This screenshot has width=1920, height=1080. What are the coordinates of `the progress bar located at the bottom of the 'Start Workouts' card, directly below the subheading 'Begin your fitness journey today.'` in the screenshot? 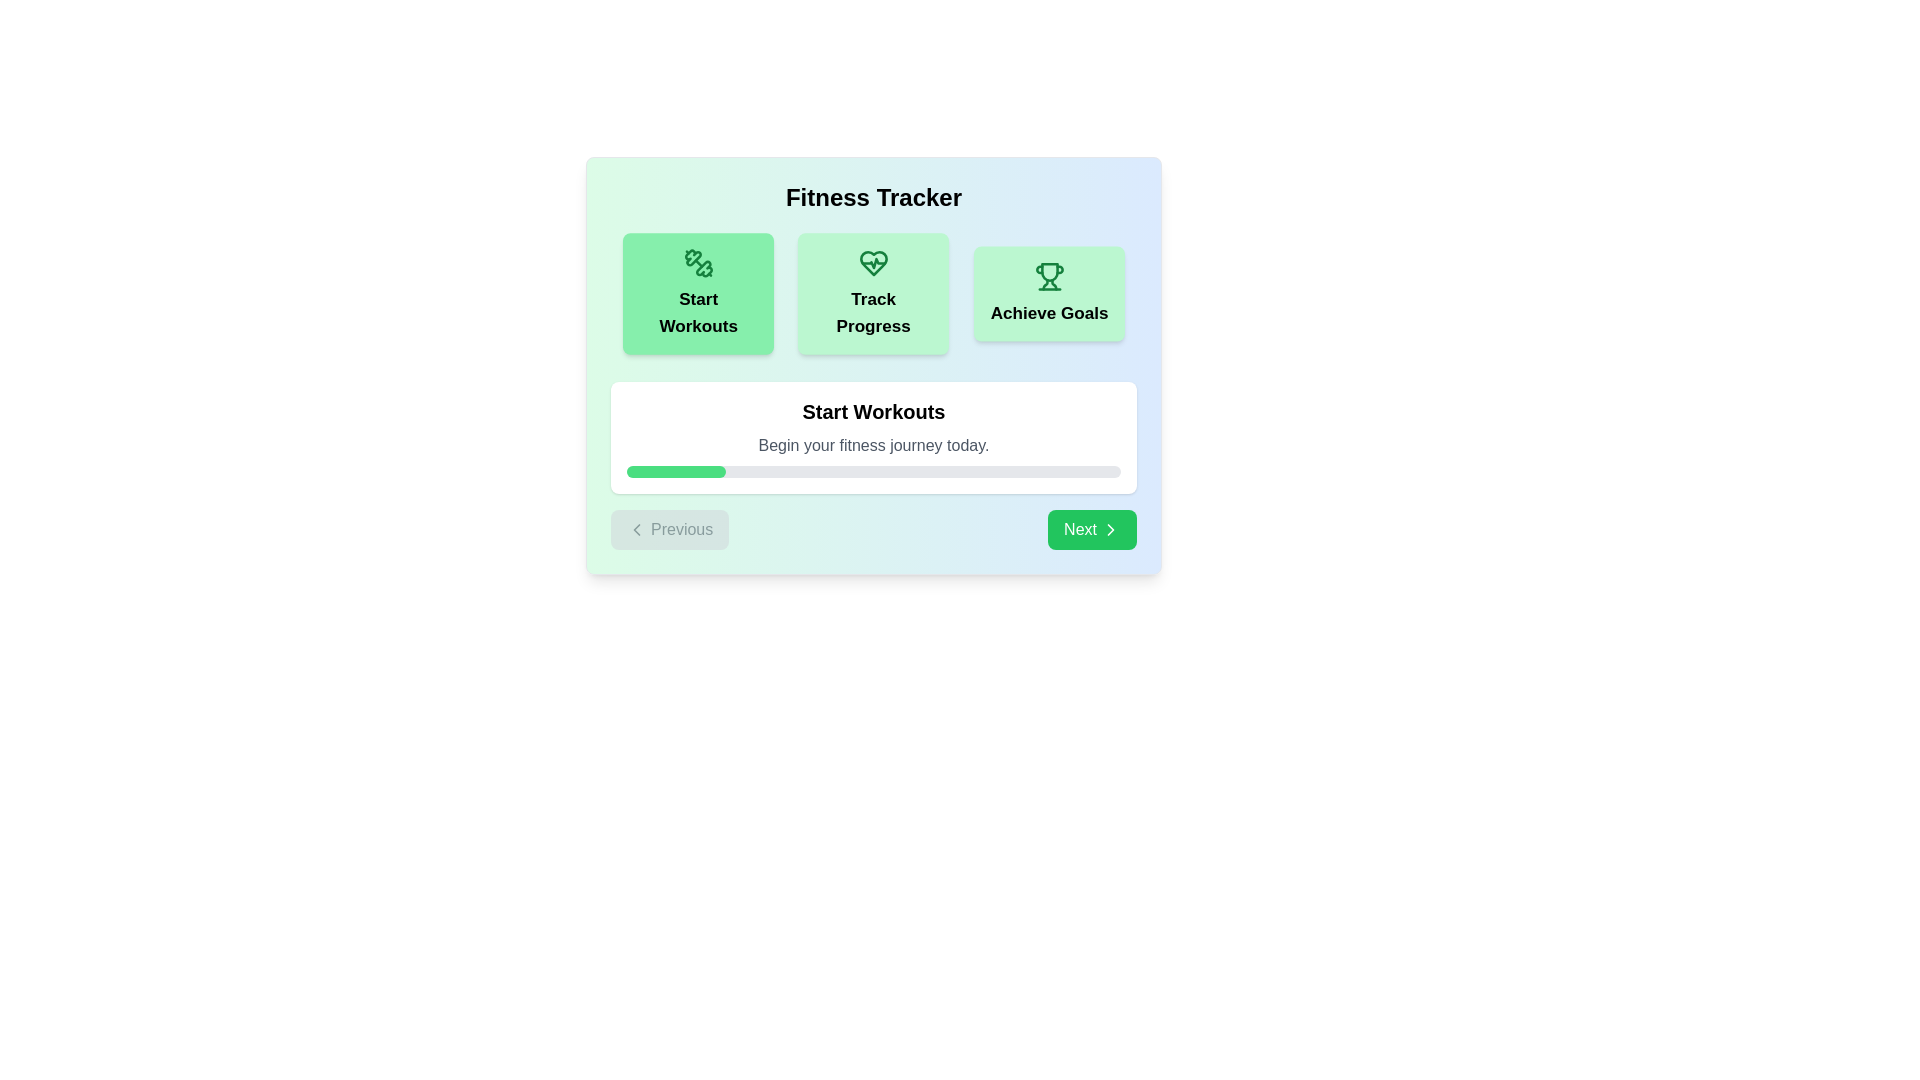 It's located at (873, 471).